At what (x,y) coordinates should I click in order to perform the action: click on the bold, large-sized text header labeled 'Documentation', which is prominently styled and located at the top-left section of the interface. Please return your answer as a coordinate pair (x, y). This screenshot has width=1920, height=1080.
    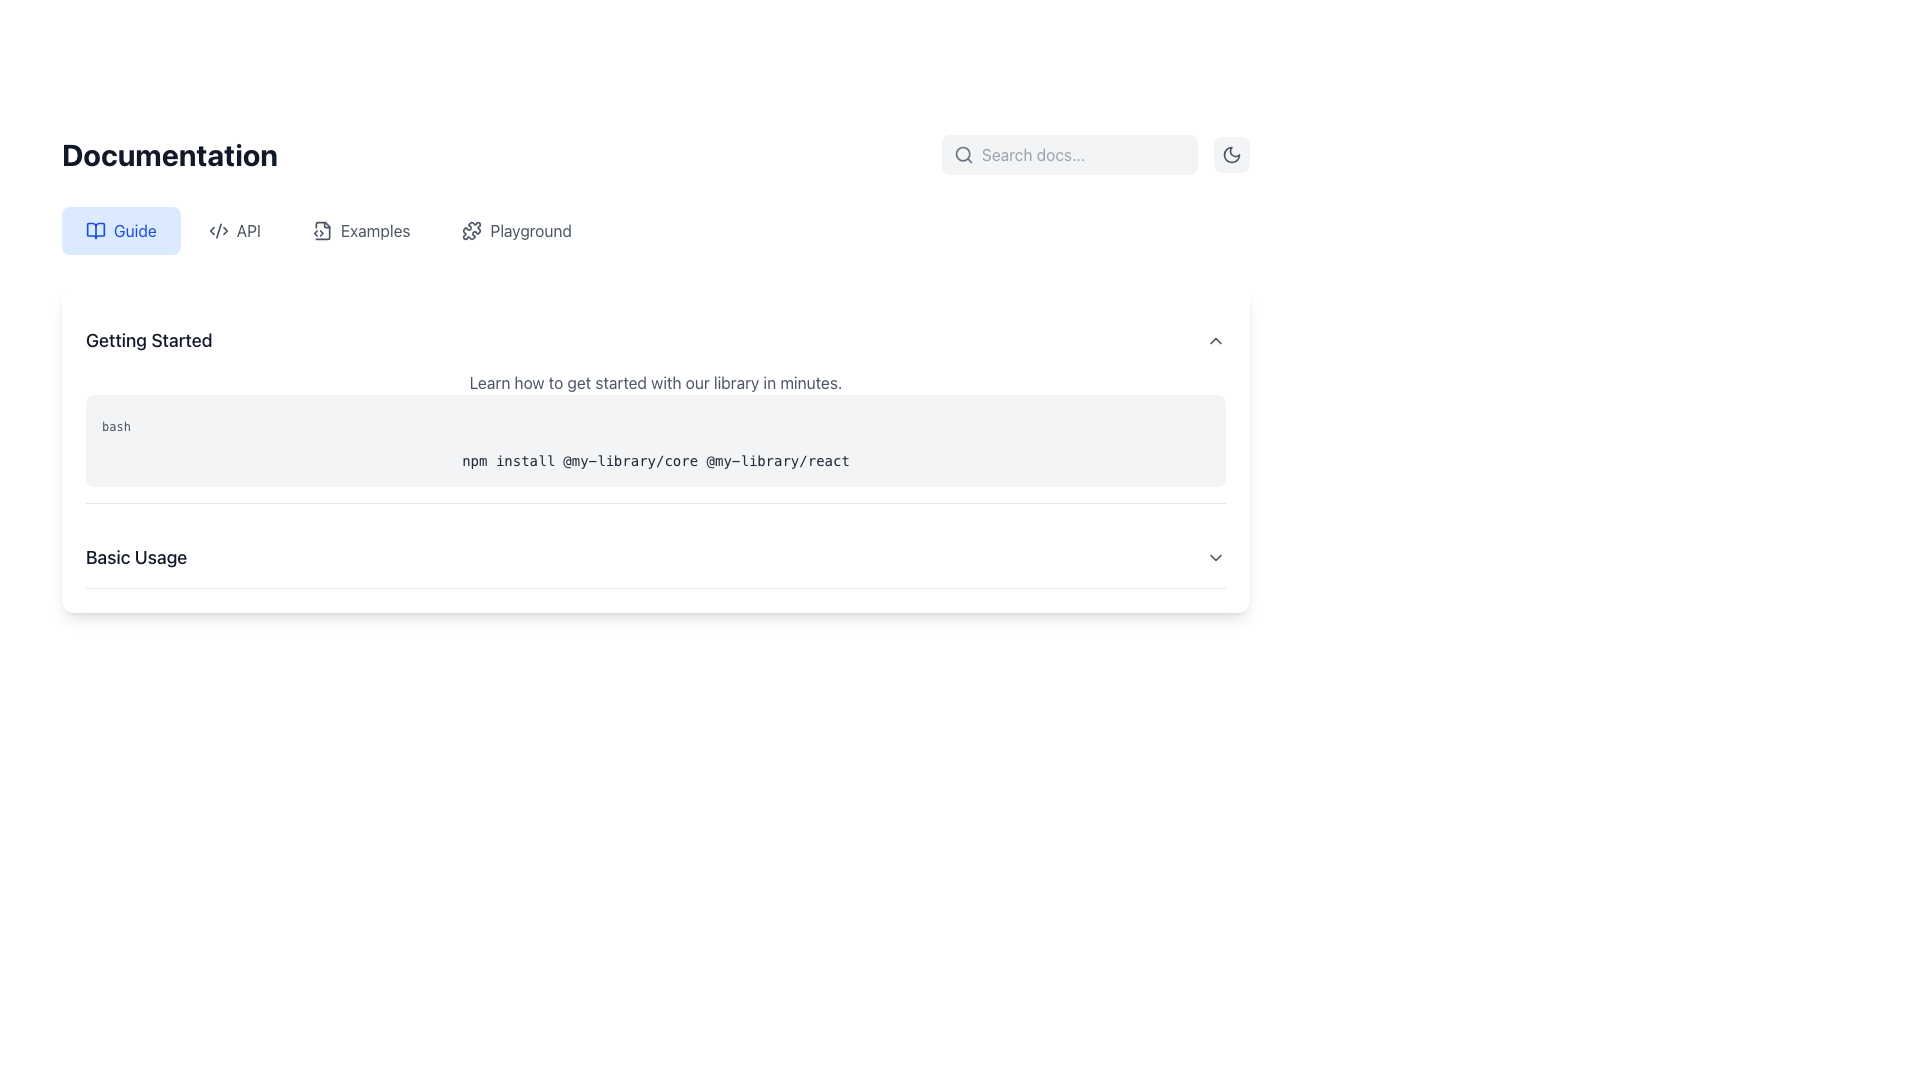
    Looking at the image, I should click on (170, 153).